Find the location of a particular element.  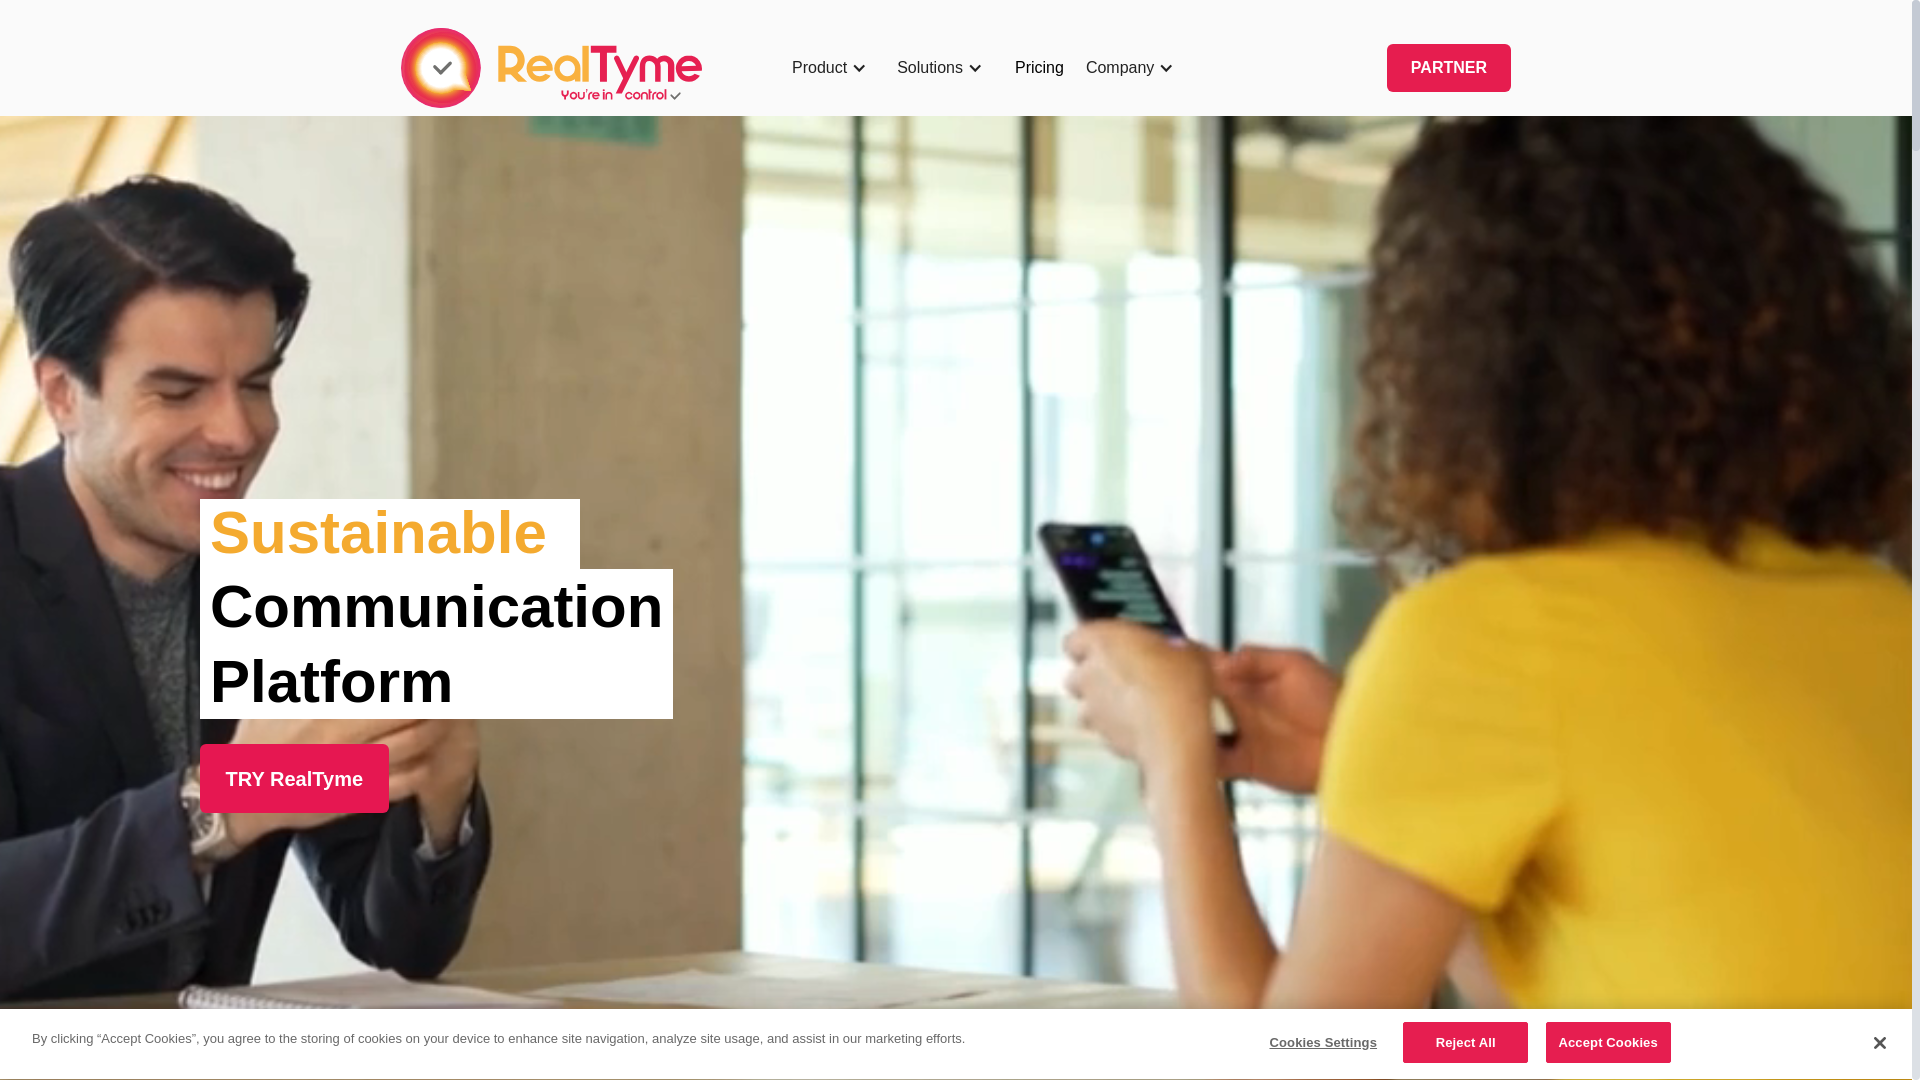

'Reject All' is located at coordinates (1465, 1041).